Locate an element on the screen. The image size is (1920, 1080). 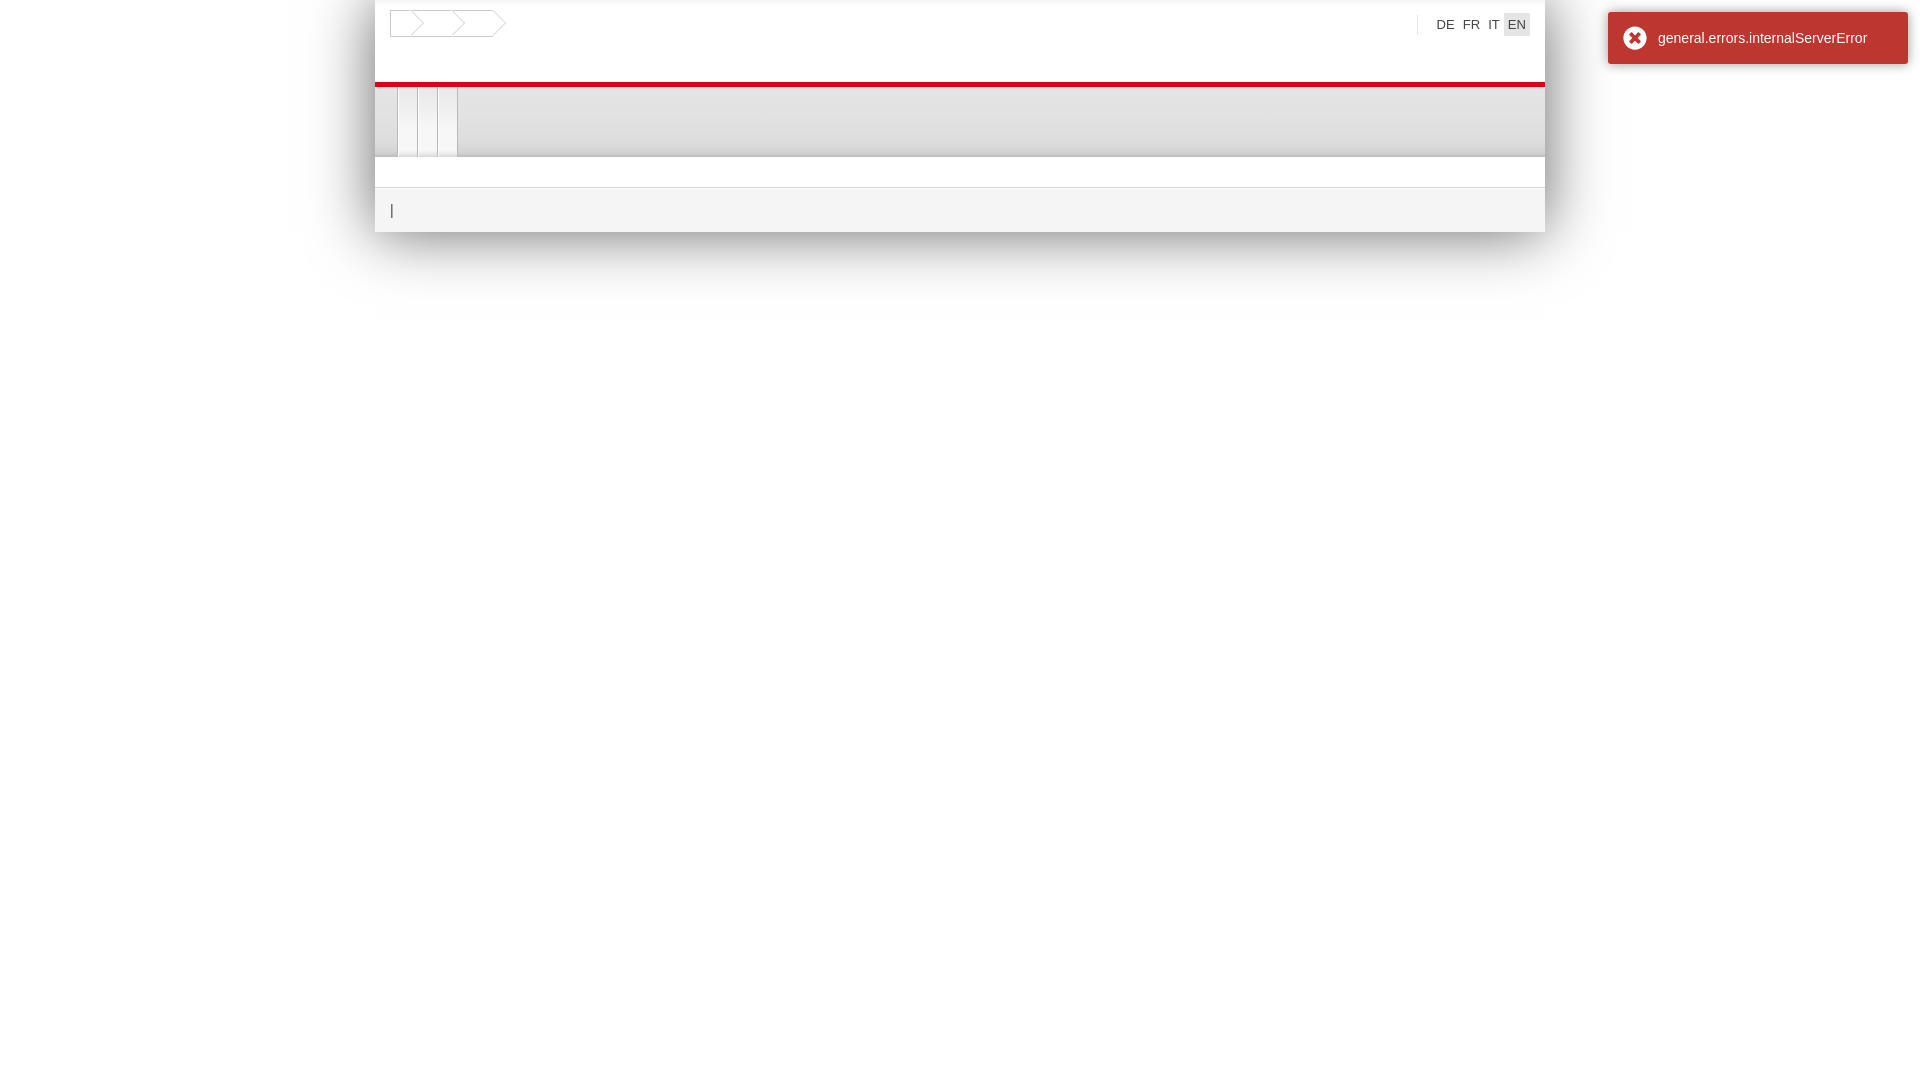
'EN' is located at coordinates (1503, 24).